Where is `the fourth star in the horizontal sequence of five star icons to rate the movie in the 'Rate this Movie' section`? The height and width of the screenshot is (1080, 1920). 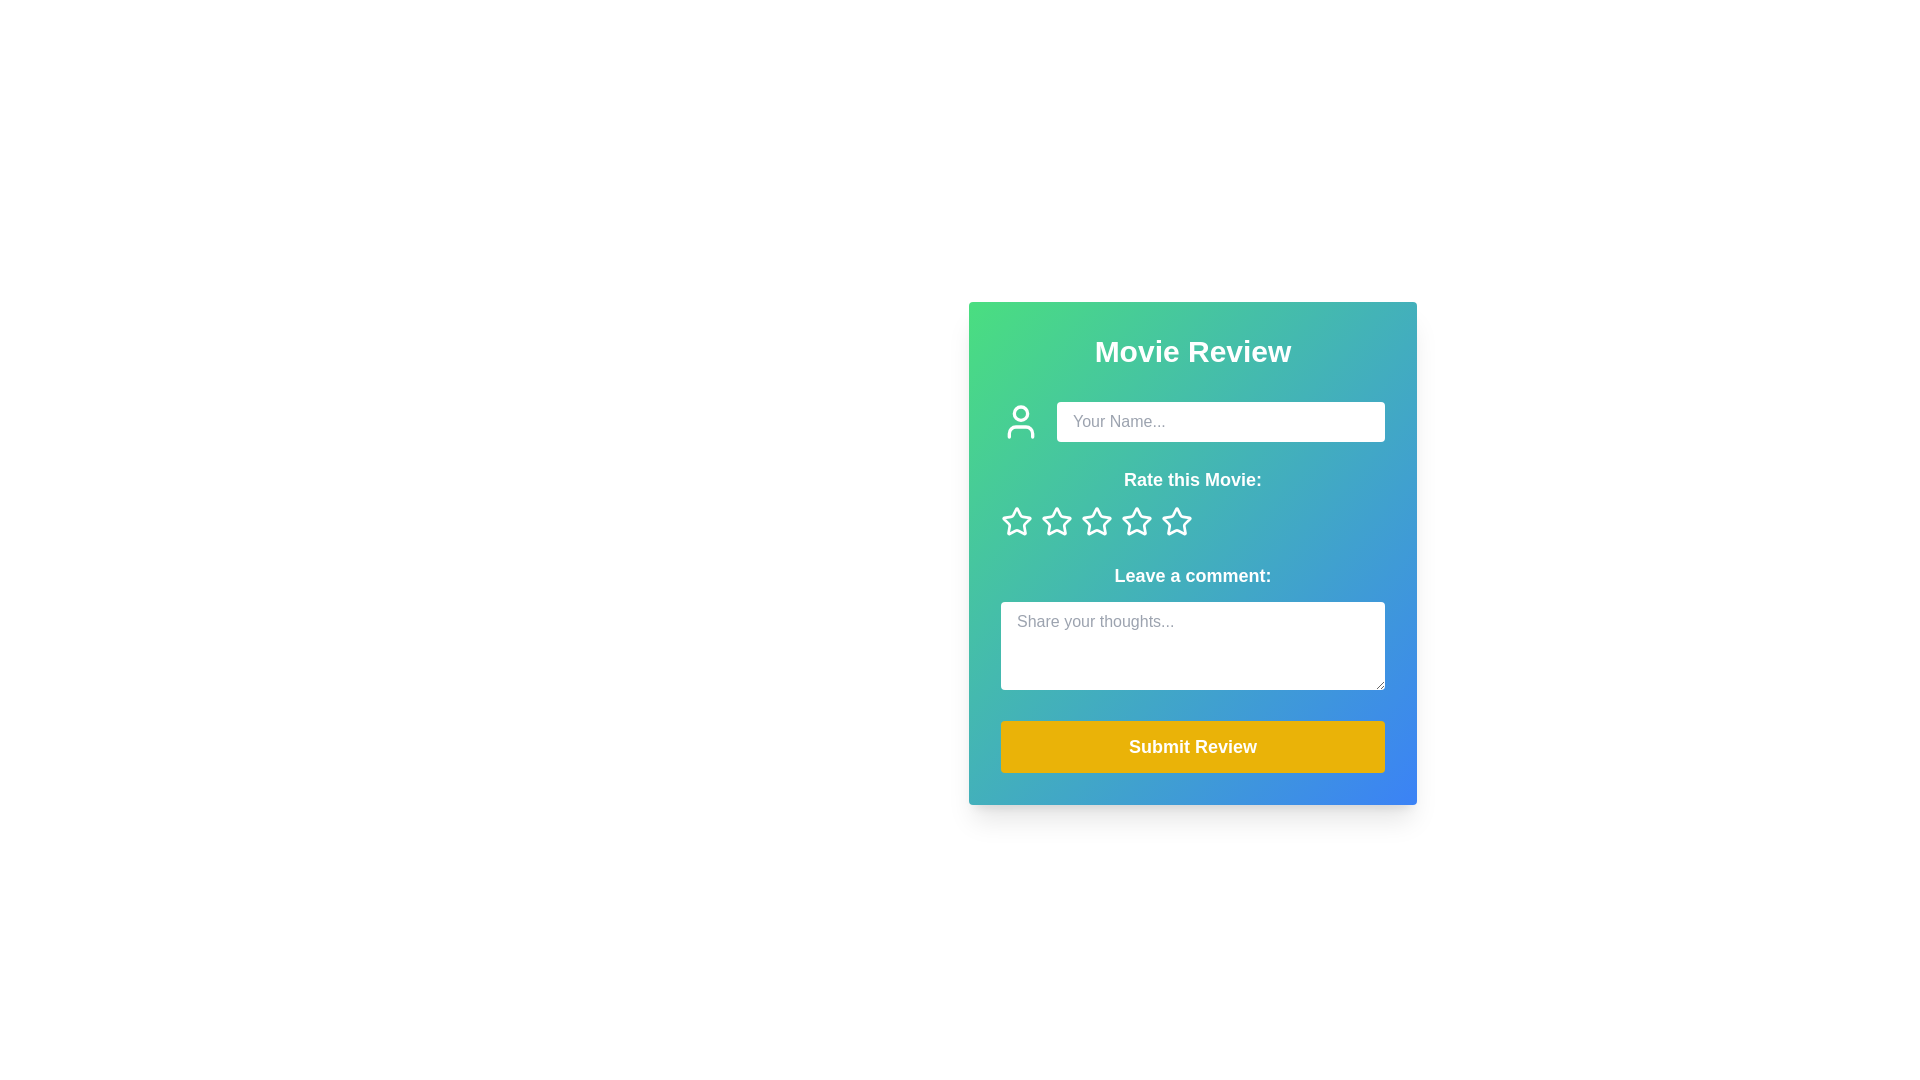
the fourth star in the horizontal sequence of five star icons to rate the movie in the 'Rate this Movie' section is located at coordinates (1096, 520).